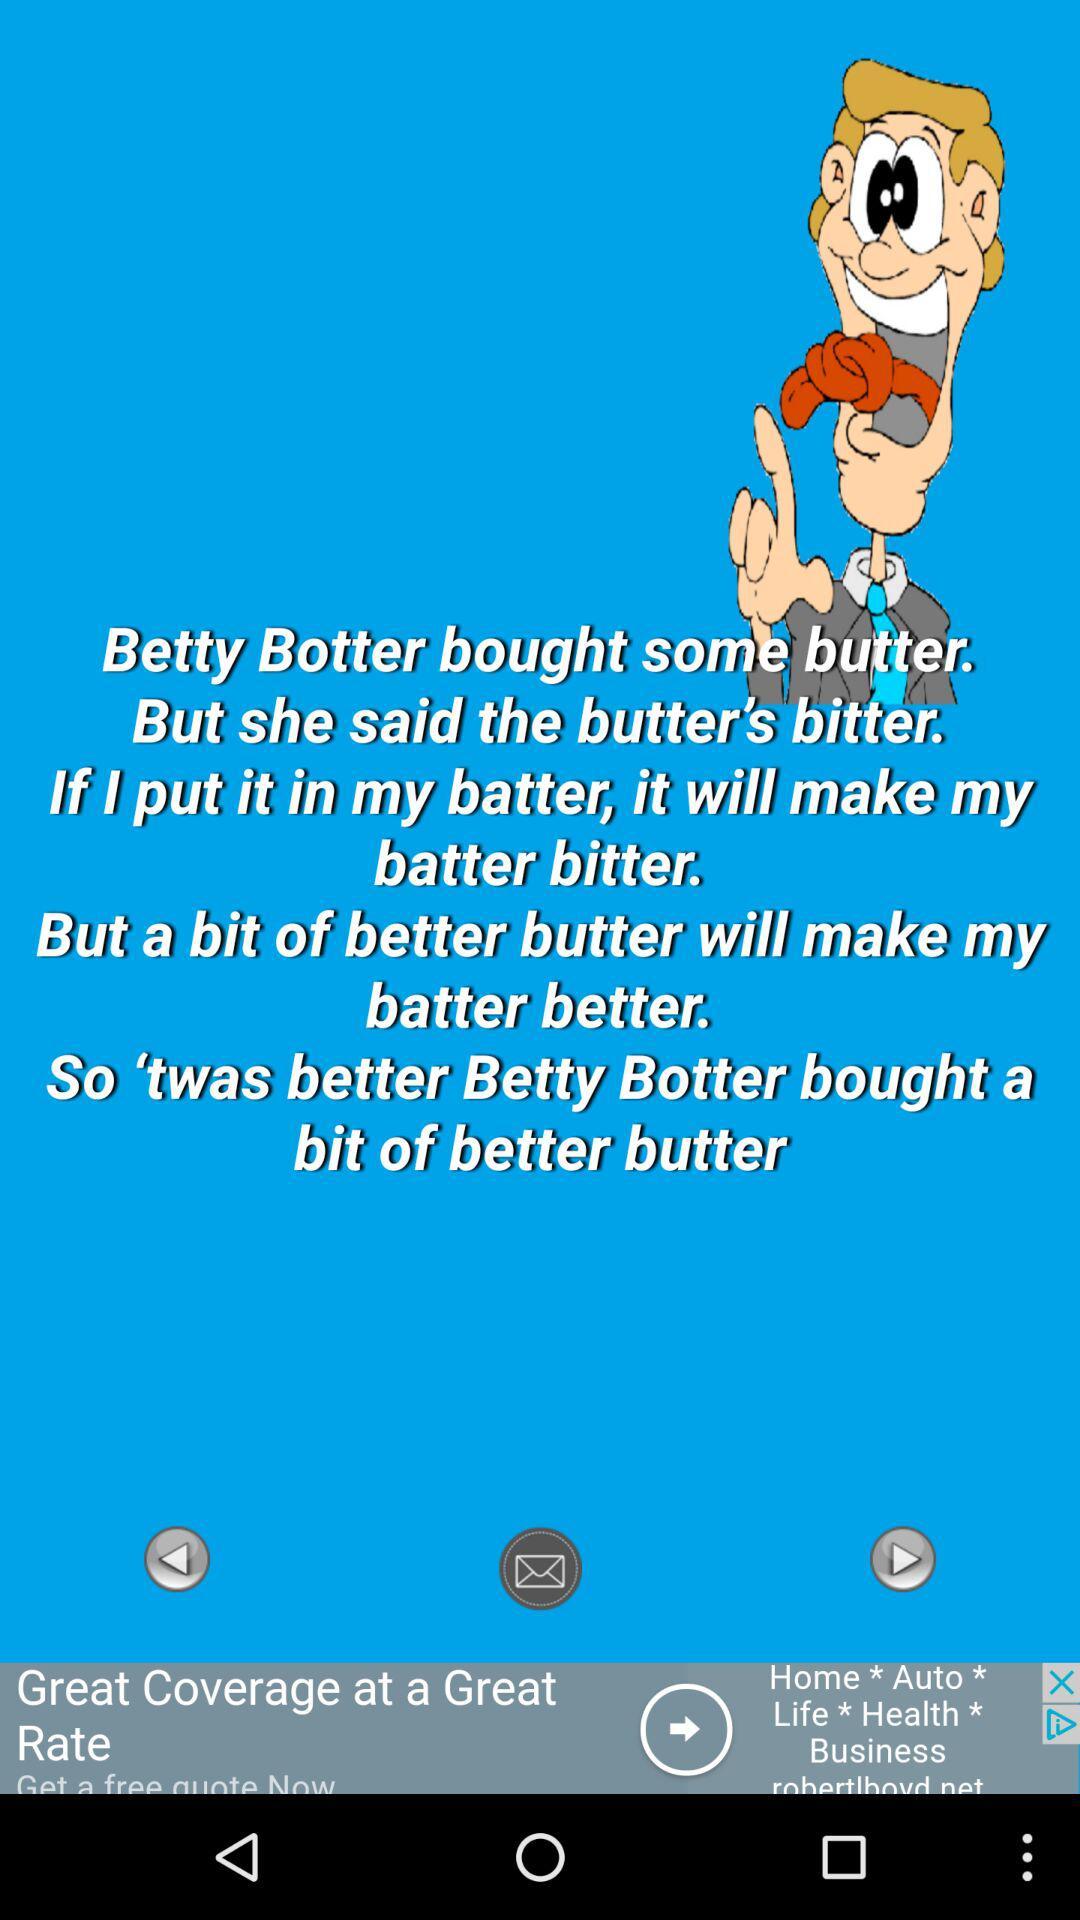 The image size is (1080, 1920). Describe the element at coordinates (176, 1651) in the screenshot. I see `back` at that location.